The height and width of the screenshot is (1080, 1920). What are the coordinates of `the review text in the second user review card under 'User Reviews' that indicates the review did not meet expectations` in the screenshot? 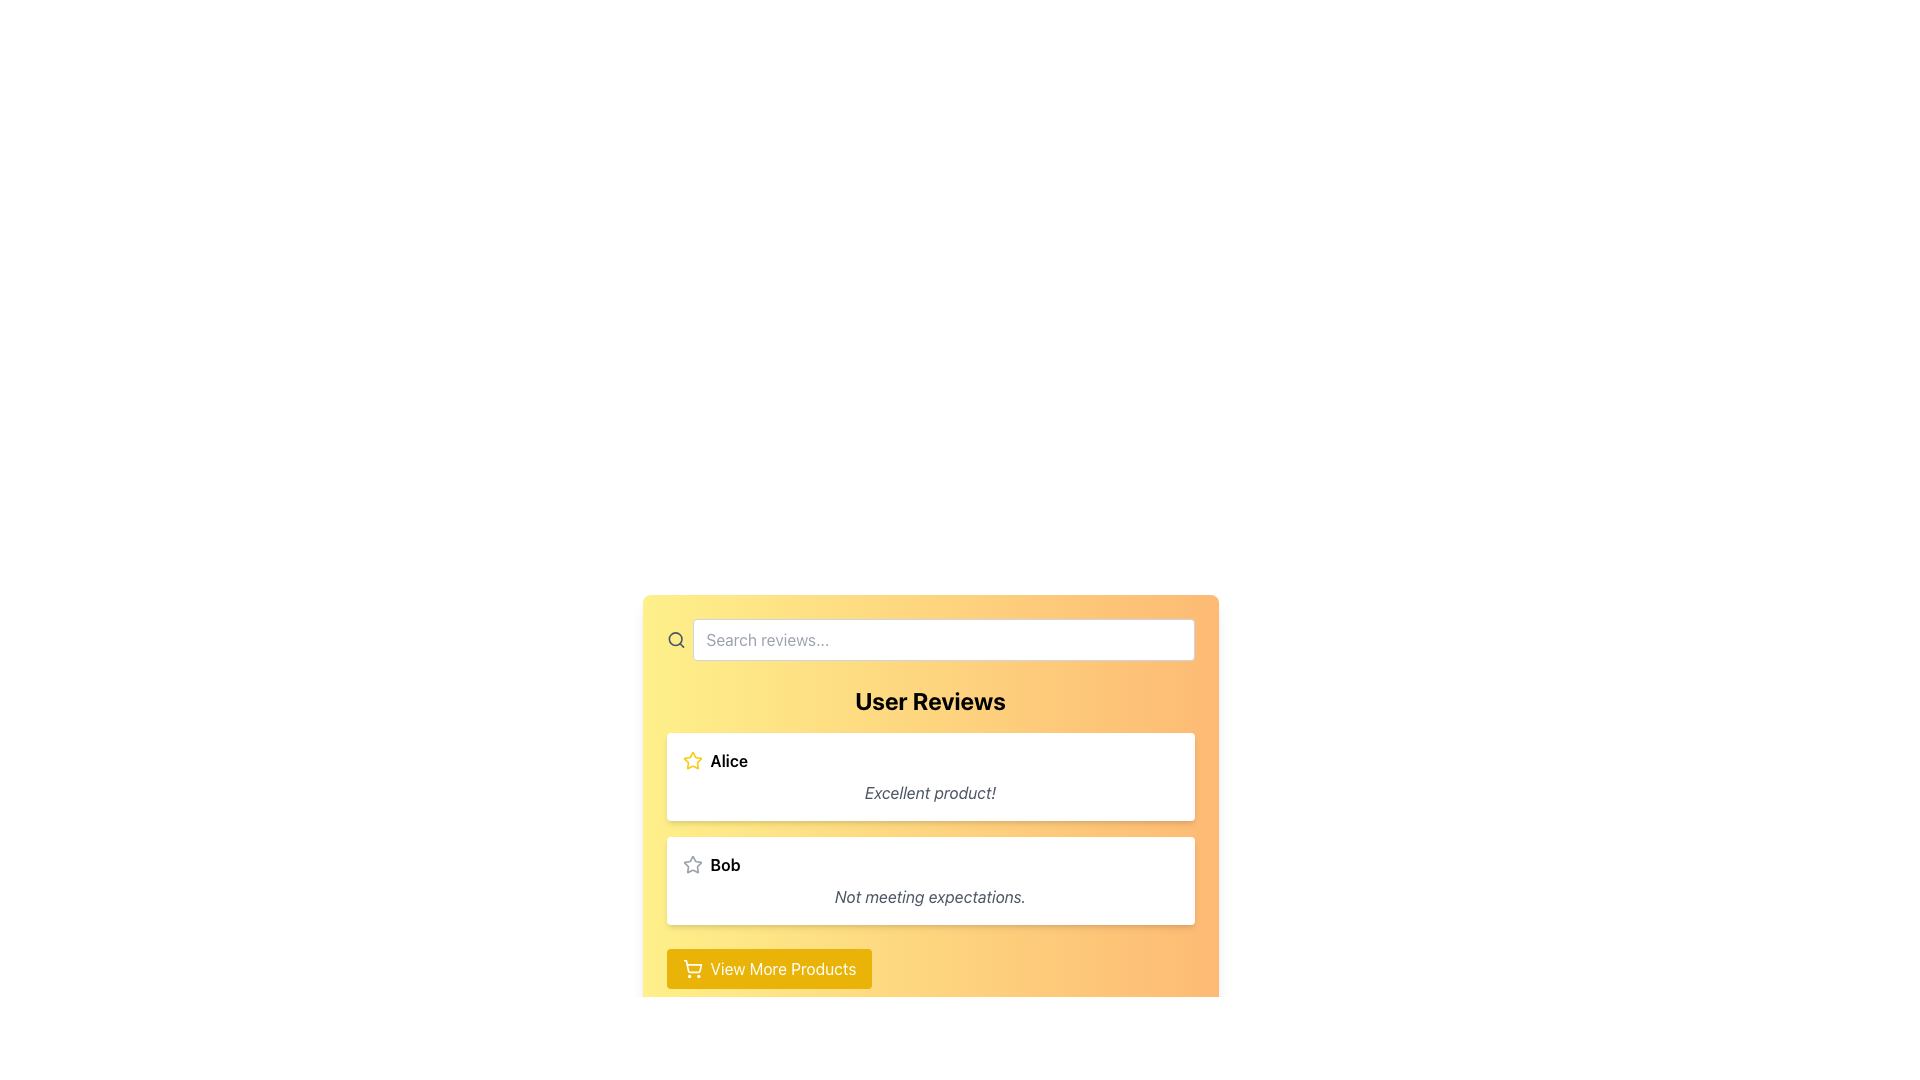 It's located at (929, 896).